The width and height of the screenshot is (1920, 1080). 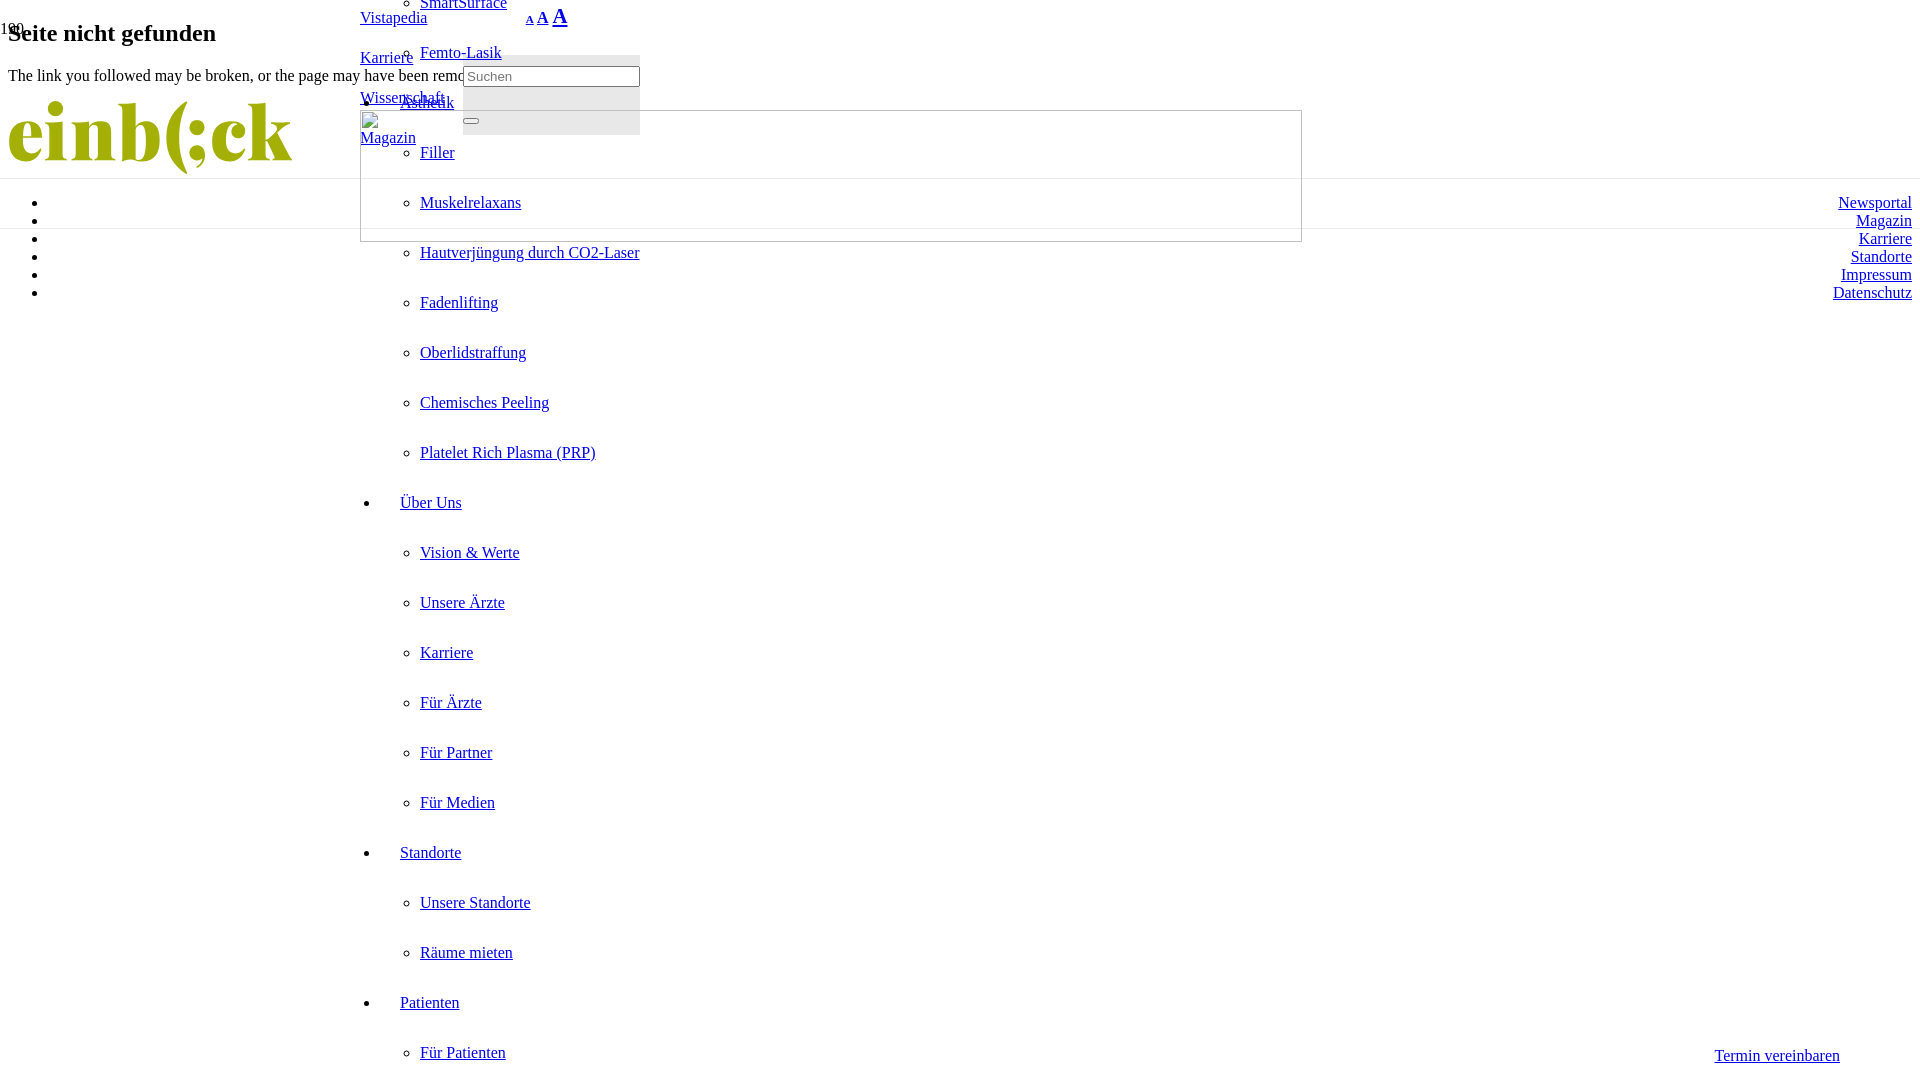 I want to click on 'Muskelrelaxans', so click(x=469, y=202).